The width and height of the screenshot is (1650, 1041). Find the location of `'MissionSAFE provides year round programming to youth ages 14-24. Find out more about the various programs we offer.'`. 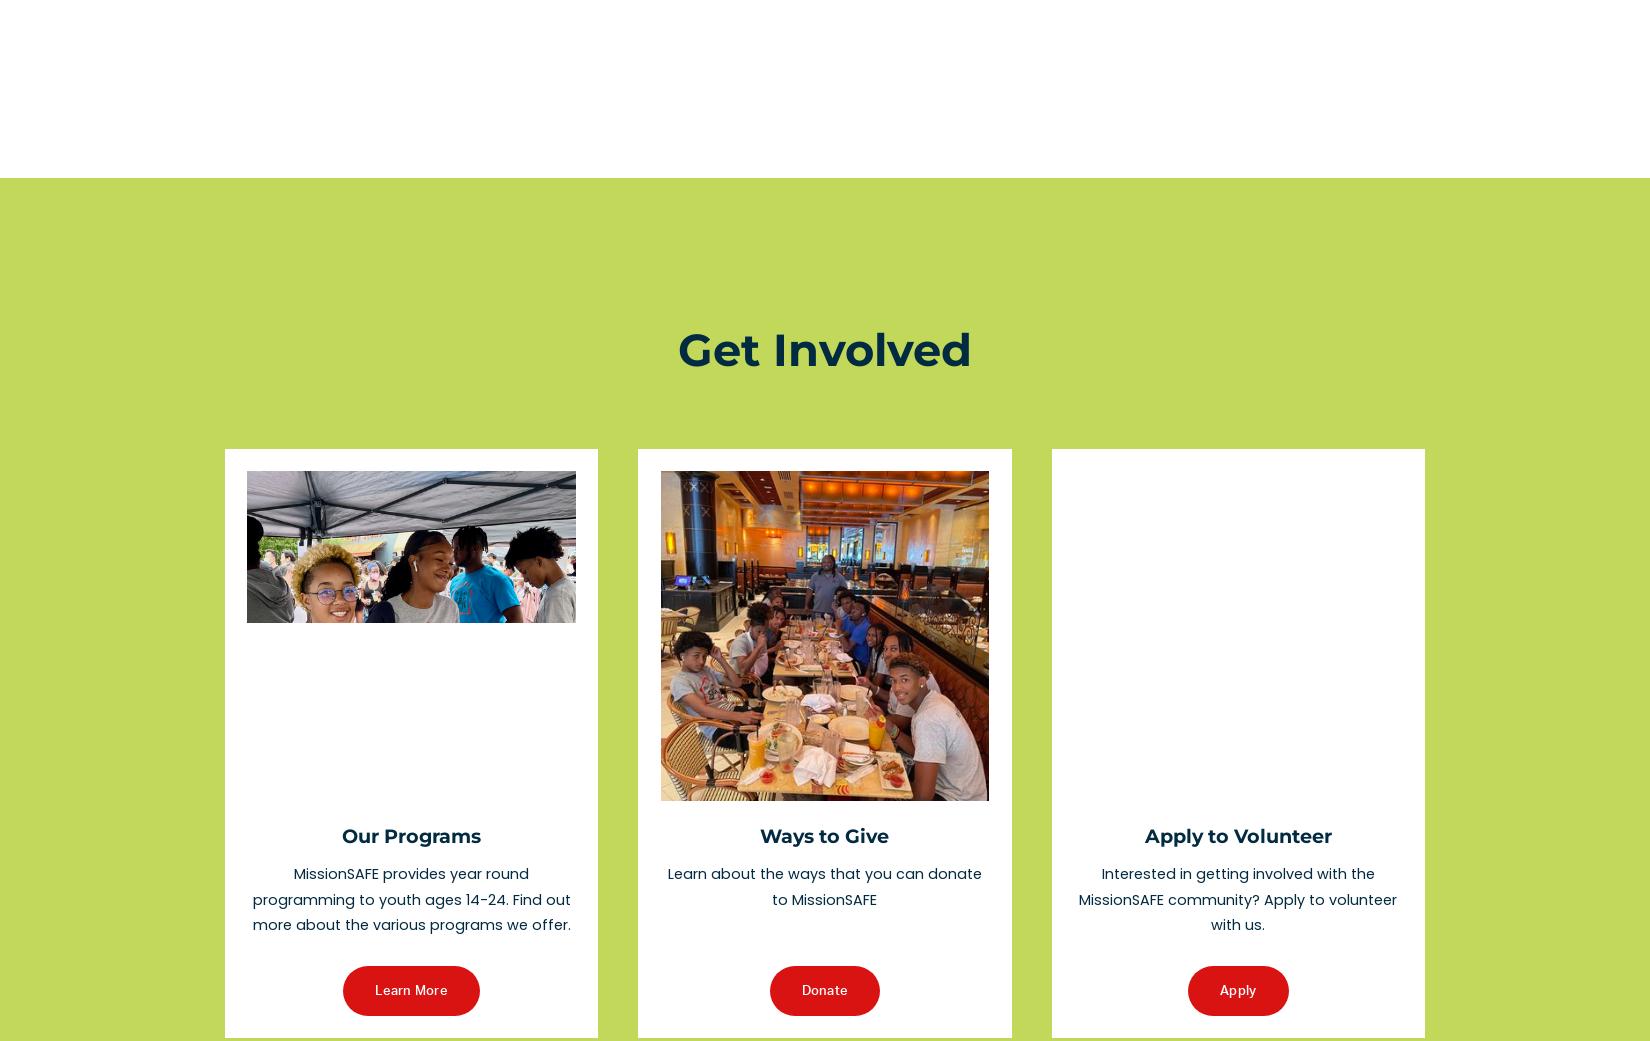

'MissionSAFE provides year round programming to youth ages 14-24. Find out more about the various programs we offer.' is located at coordinates (412, 898).